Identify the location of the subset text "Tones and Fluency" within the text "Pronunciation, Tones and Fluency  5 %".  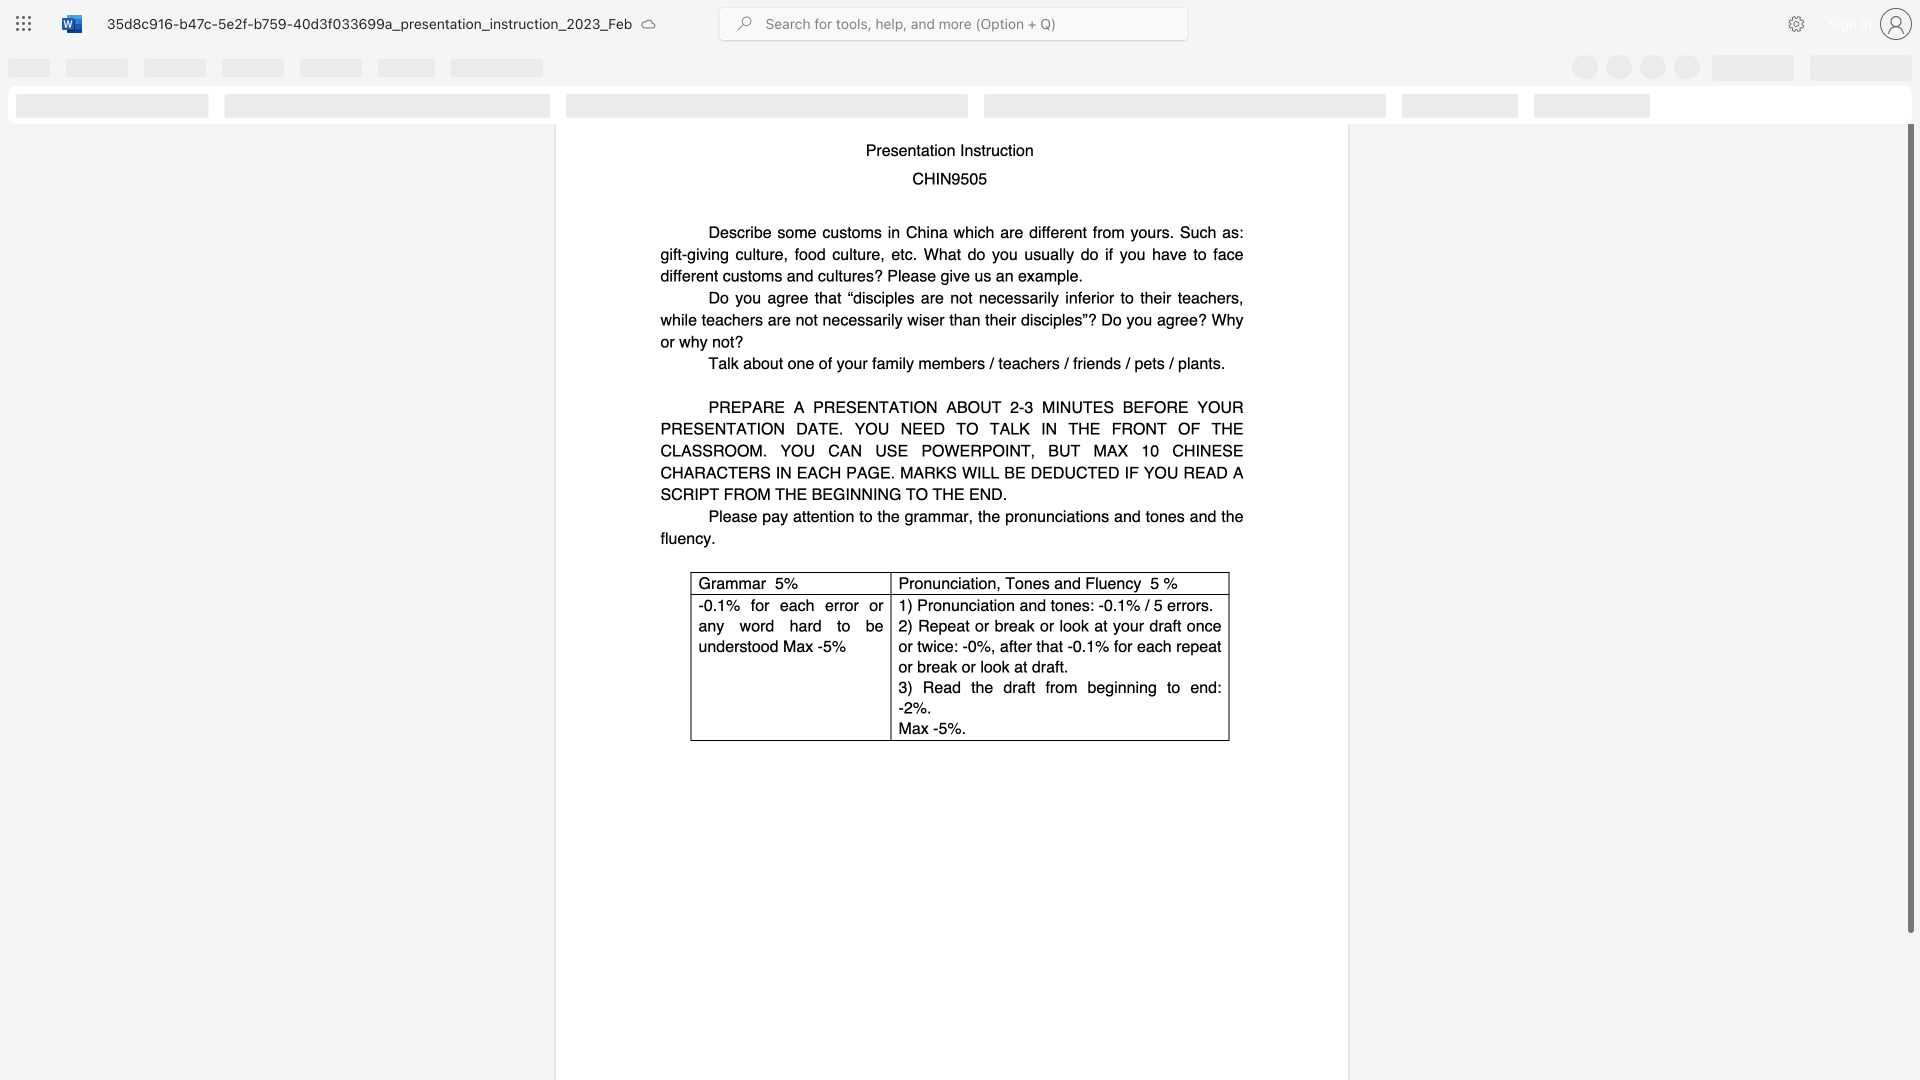
(1005, 582).